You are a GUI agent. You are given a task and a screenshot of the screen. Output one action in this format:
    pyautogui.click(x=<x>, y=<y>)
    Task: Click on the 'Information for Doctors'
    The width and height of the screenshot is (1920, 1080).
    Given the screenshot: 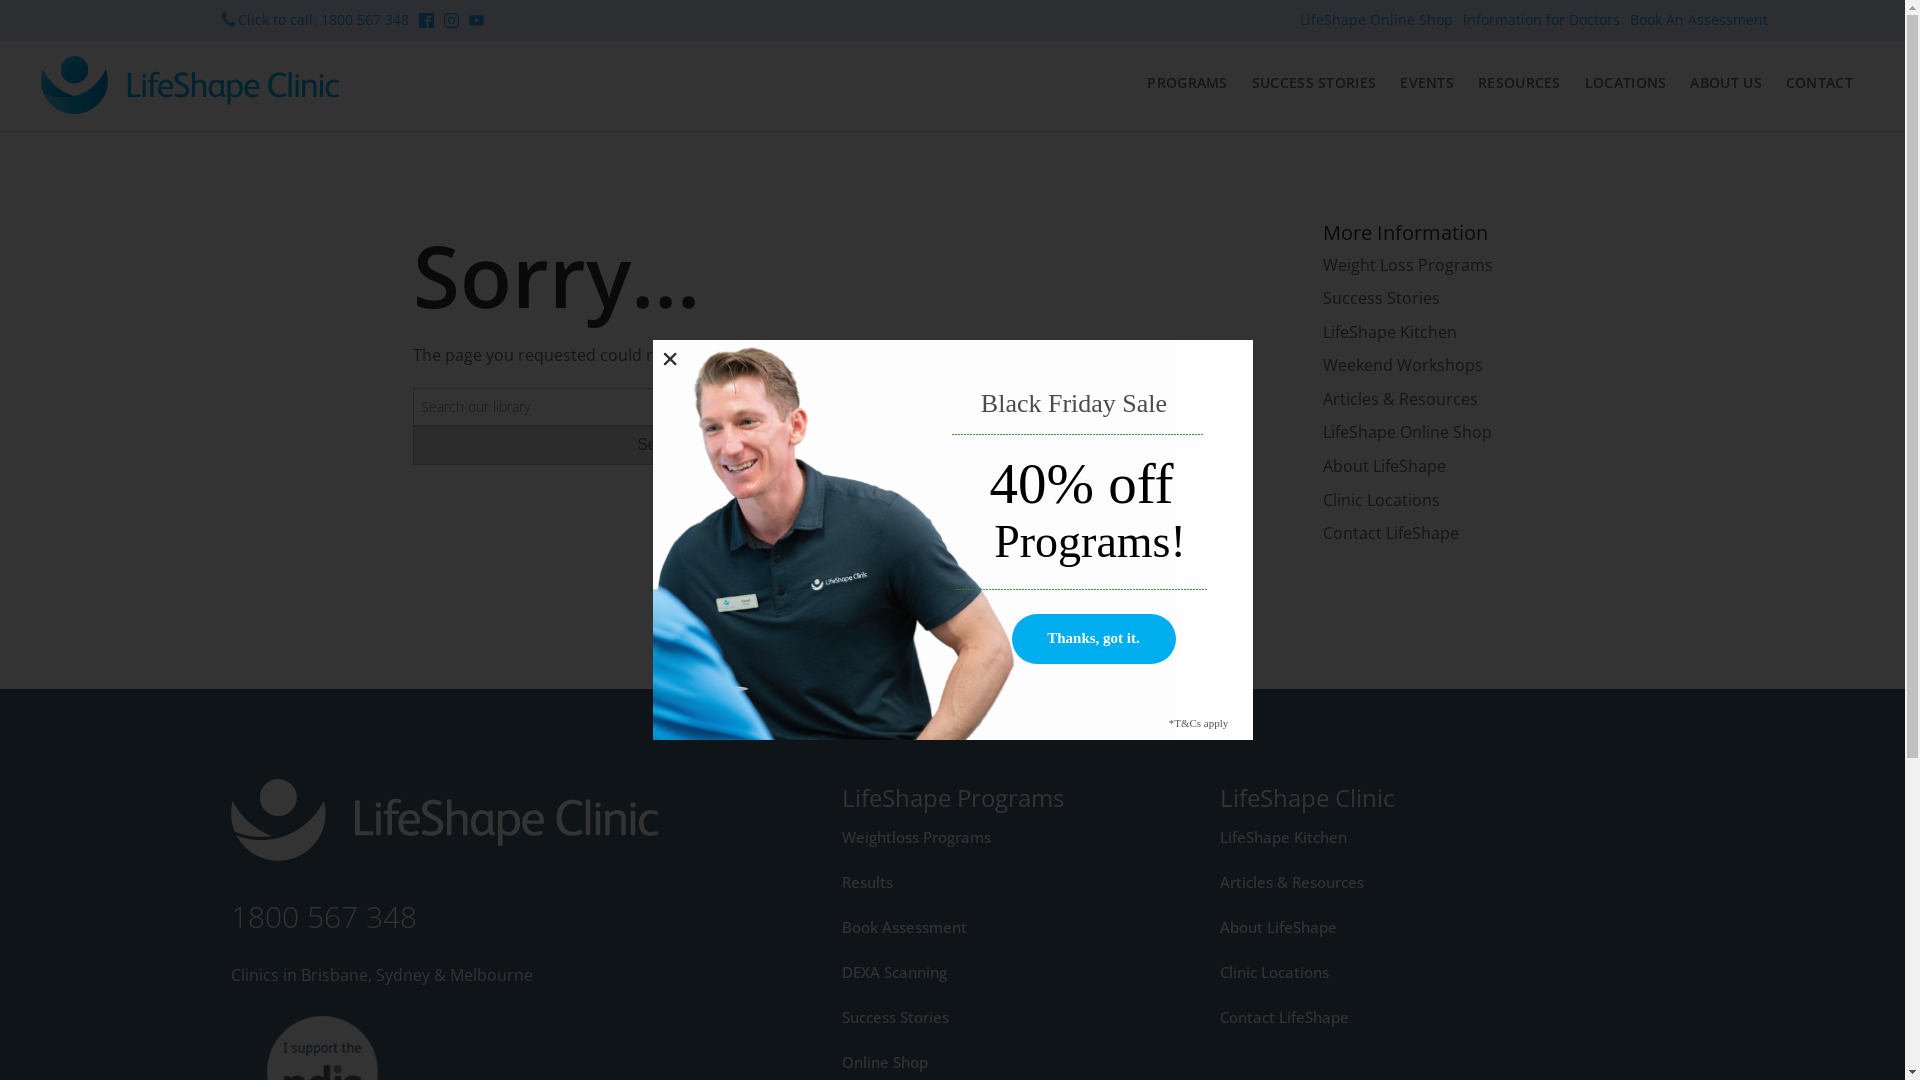 What is the action you would take?
    pyautogui.click(x=1463, y=19)
    